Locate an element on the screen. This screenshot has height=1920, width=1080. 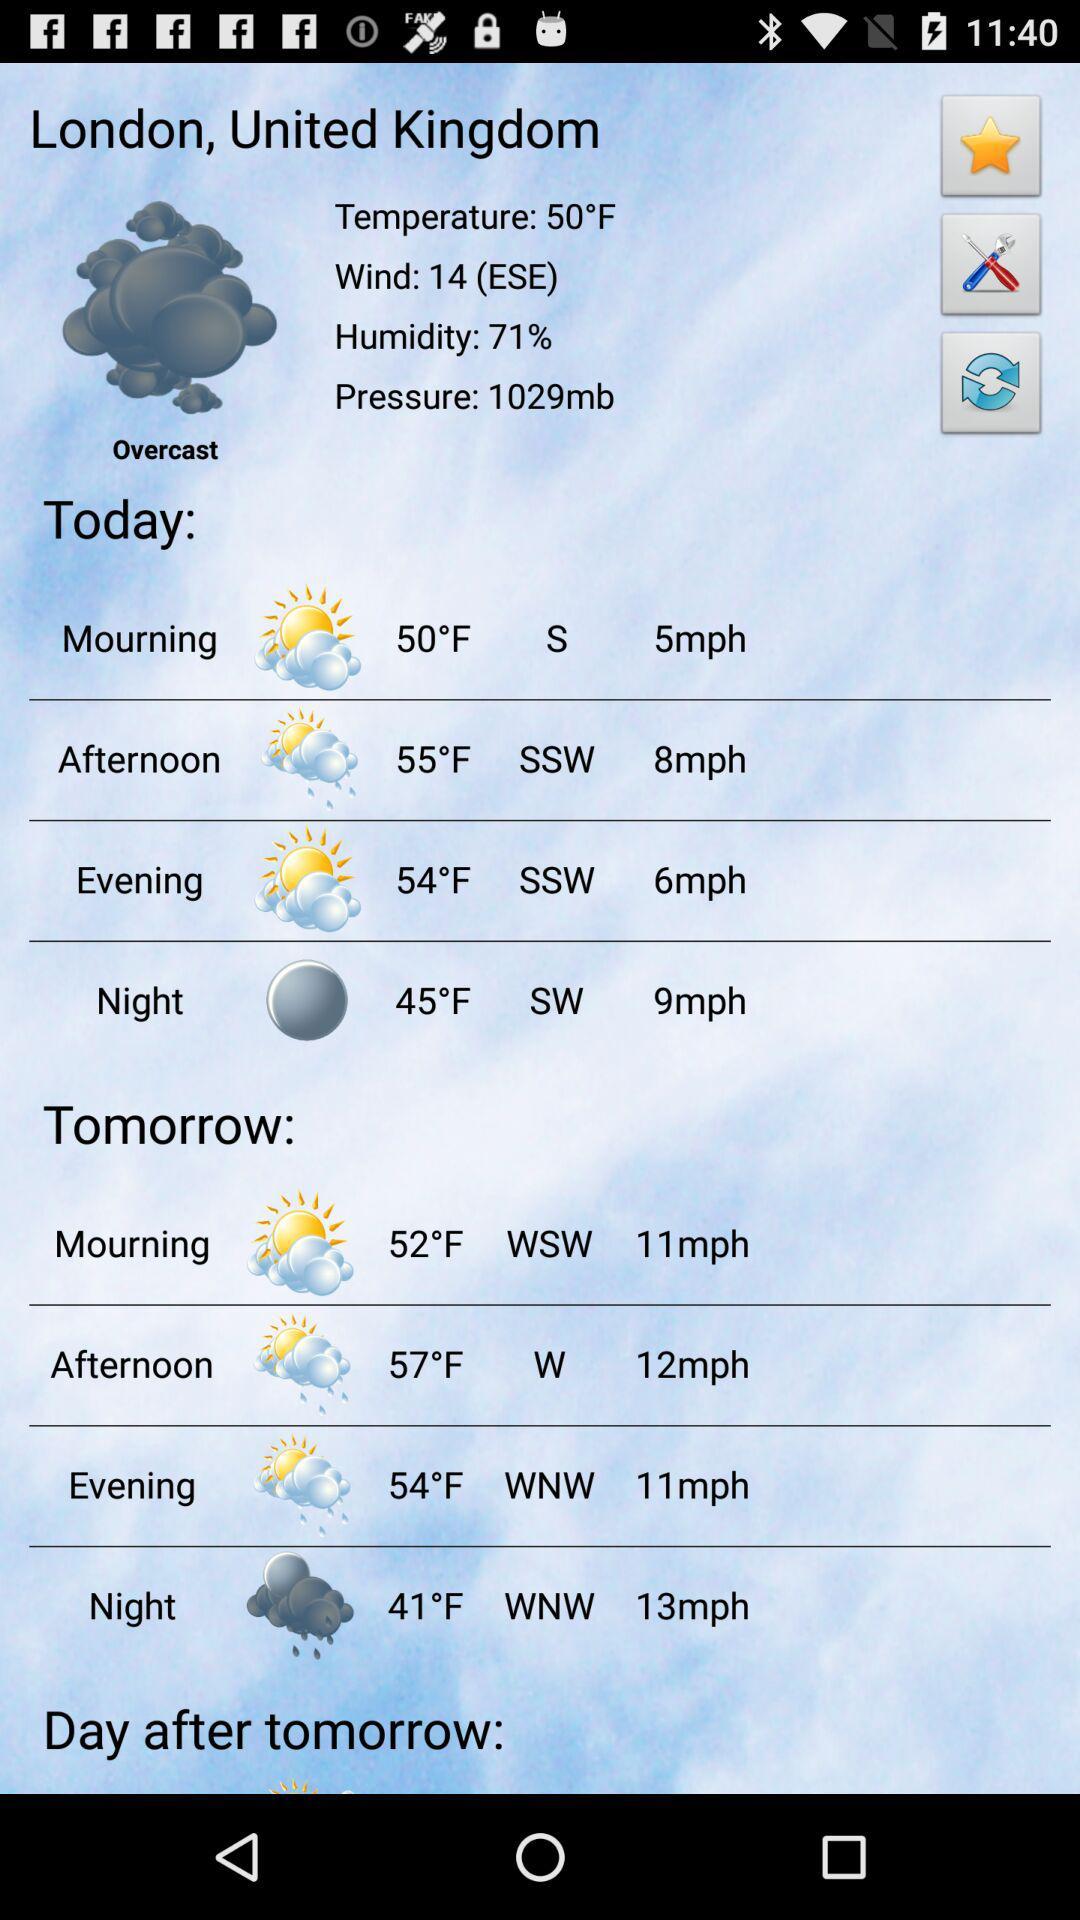
temprature is located at coordinates (307, 757).